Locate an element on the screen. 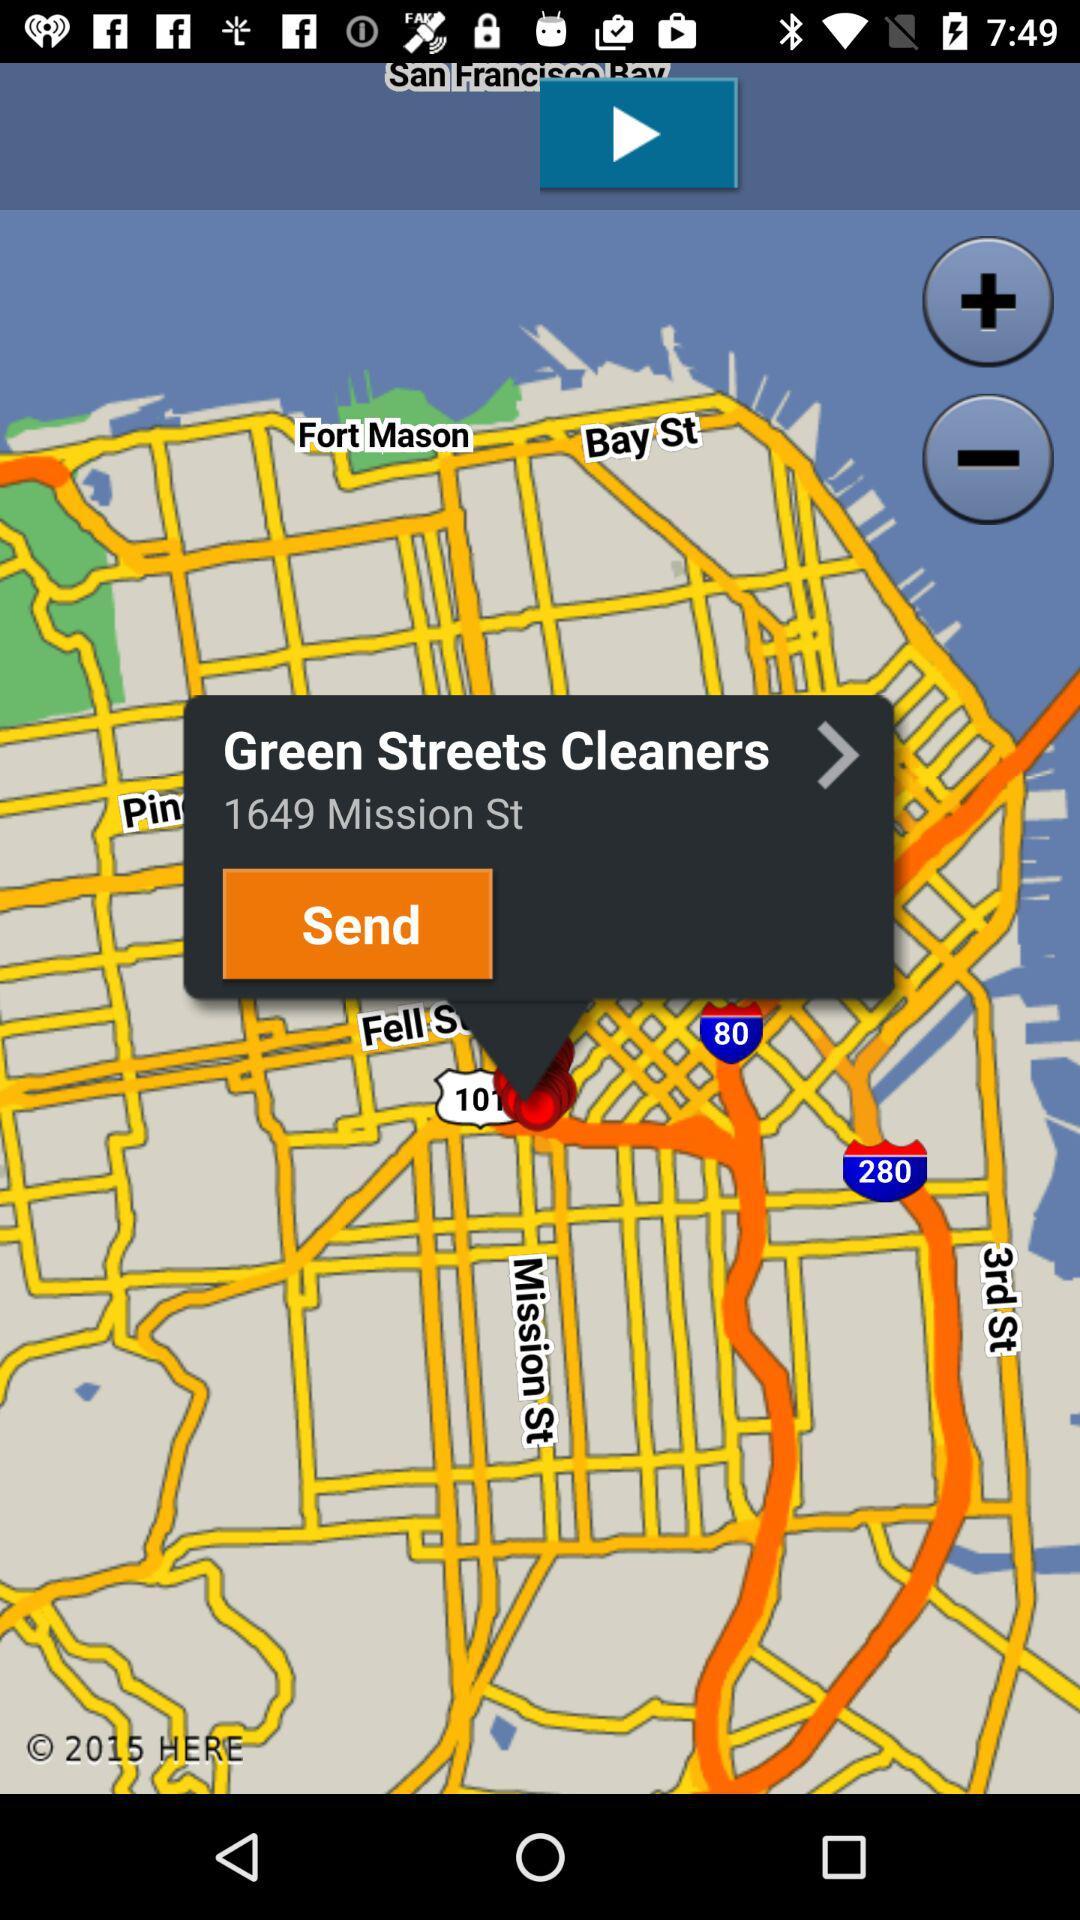 The width and height of the screenshot is (1080, 1920). the arrow_forward icon is located at coordinates (838, 755).